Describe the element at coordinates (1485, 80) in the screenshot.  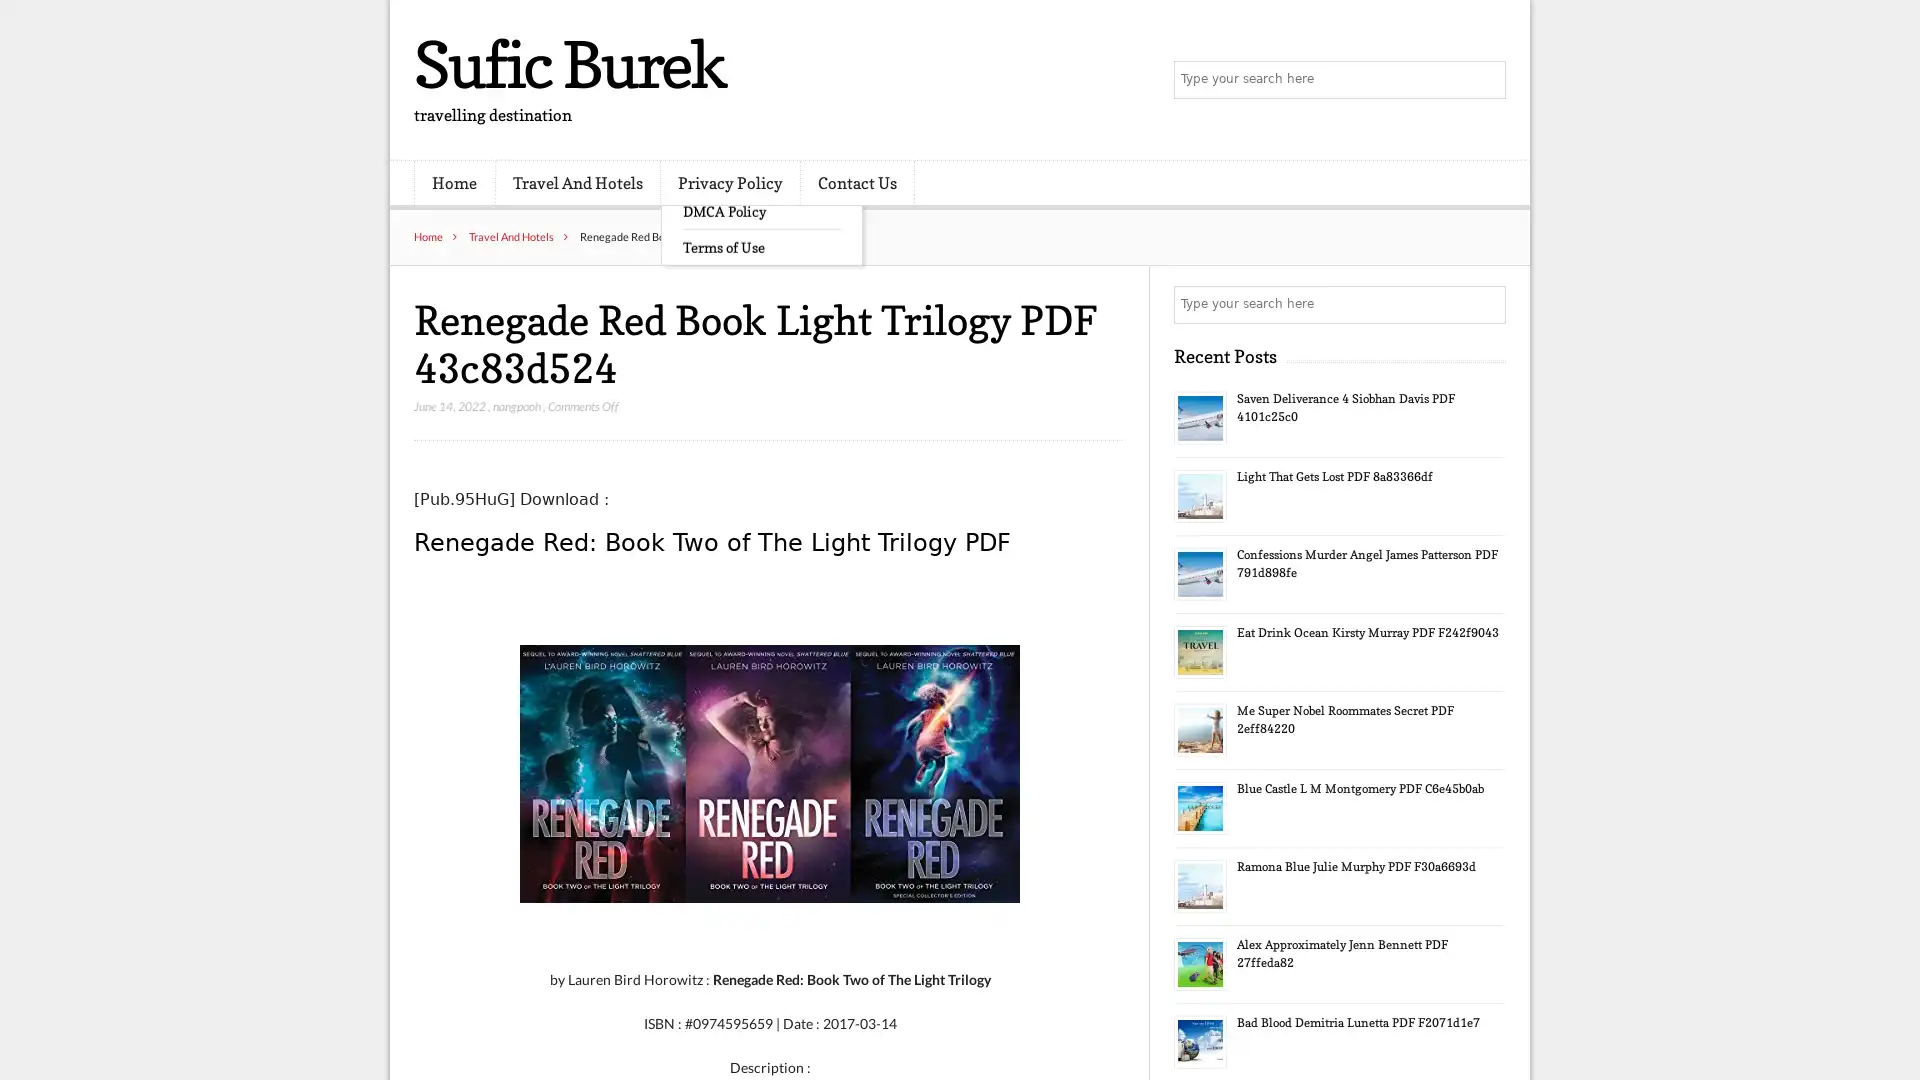
I see `Search` at that location.